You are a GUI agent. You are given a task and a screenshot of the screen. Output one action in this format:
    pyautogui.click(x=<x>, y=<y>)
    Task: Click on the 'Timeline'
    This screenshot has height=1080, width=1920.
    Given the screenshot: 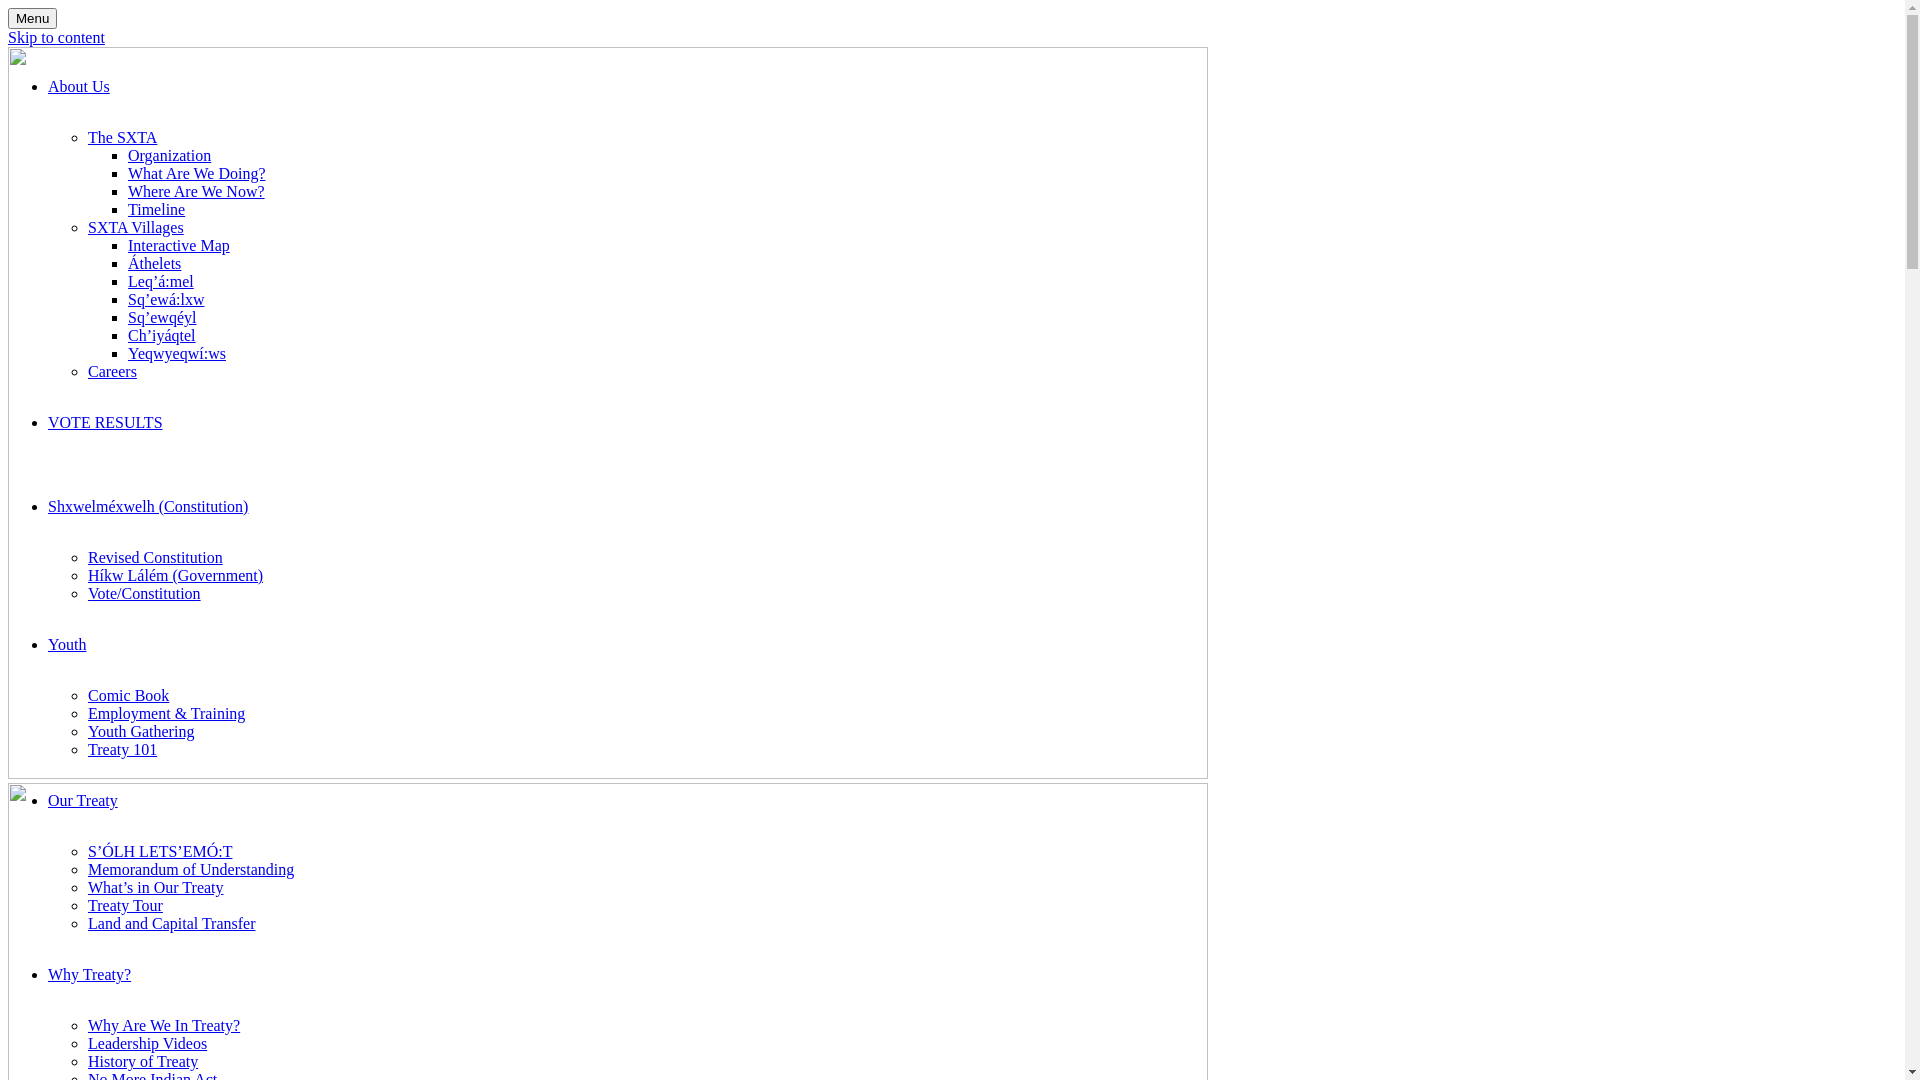 What is the action you would take?
    pyautogui.click(x=127, y=209)
    